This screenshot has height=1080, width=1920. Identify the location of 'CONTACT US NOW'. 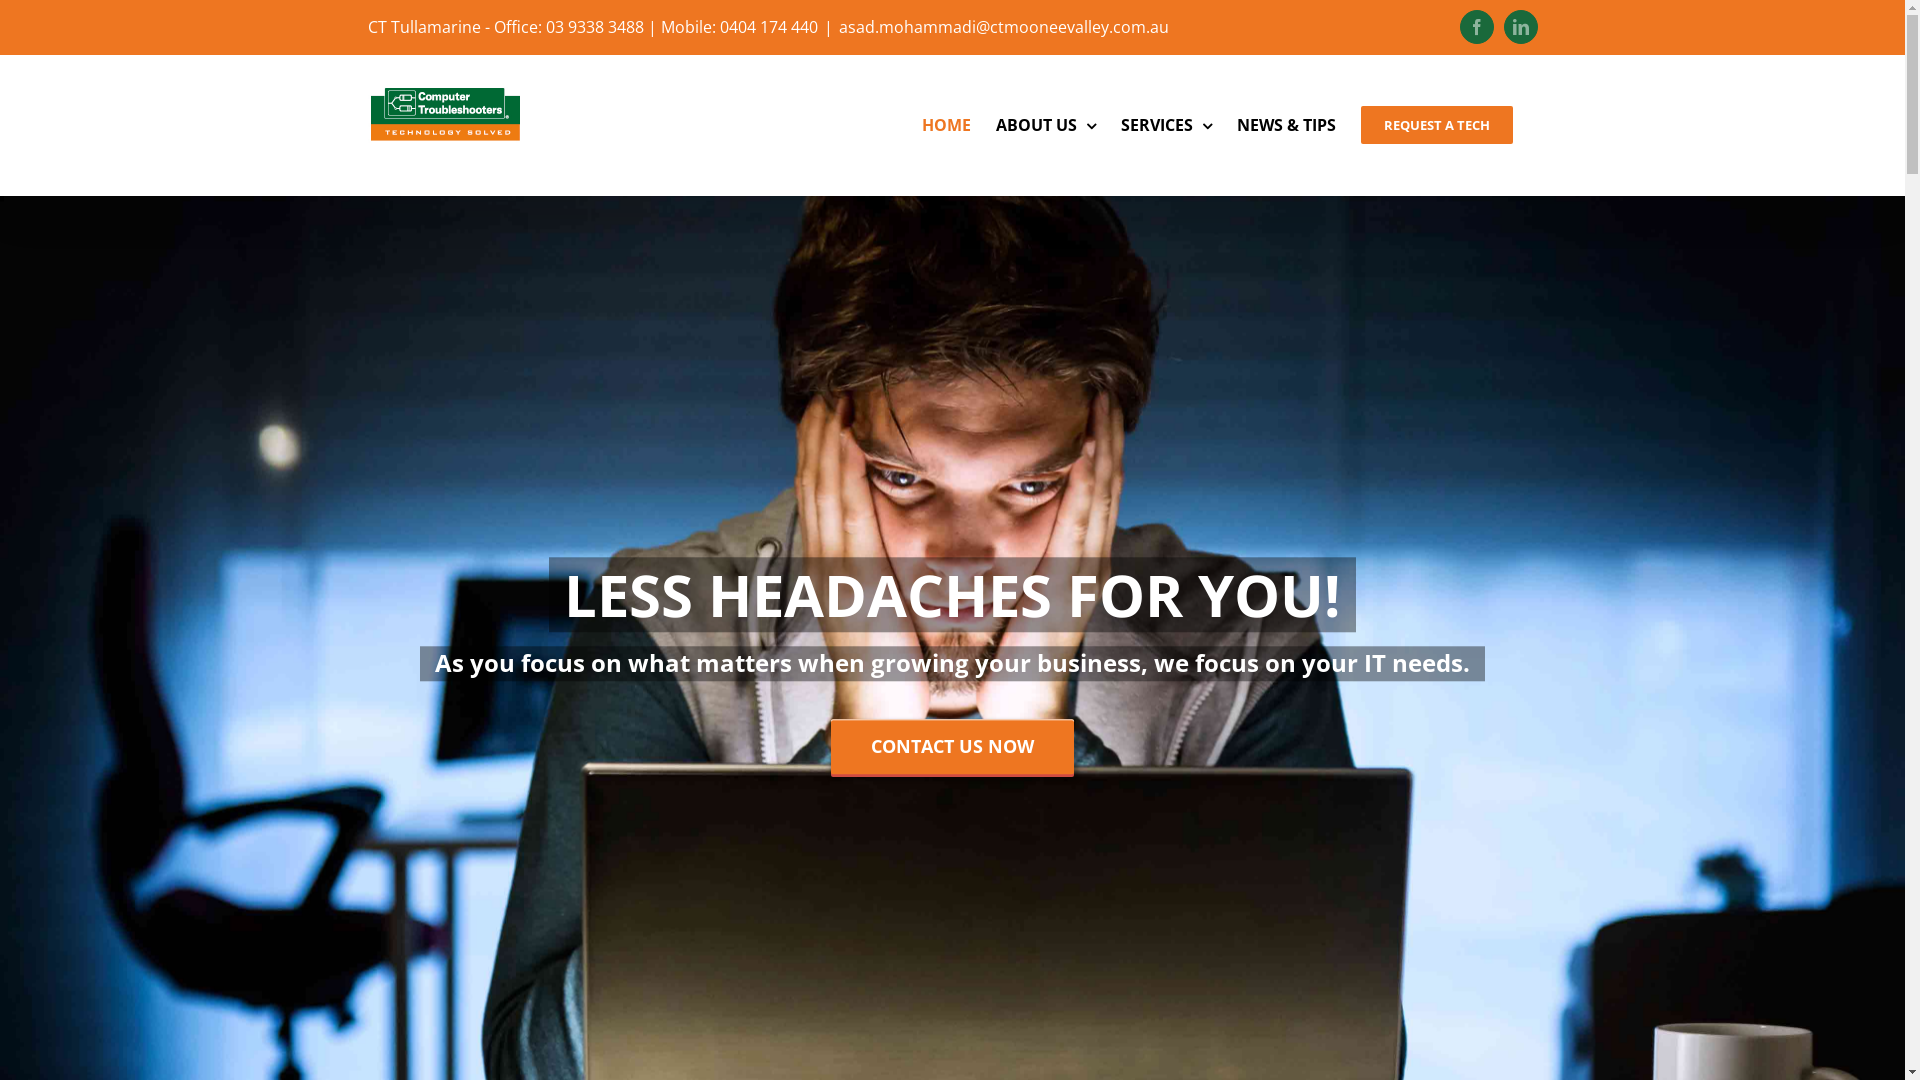
(830, 746).